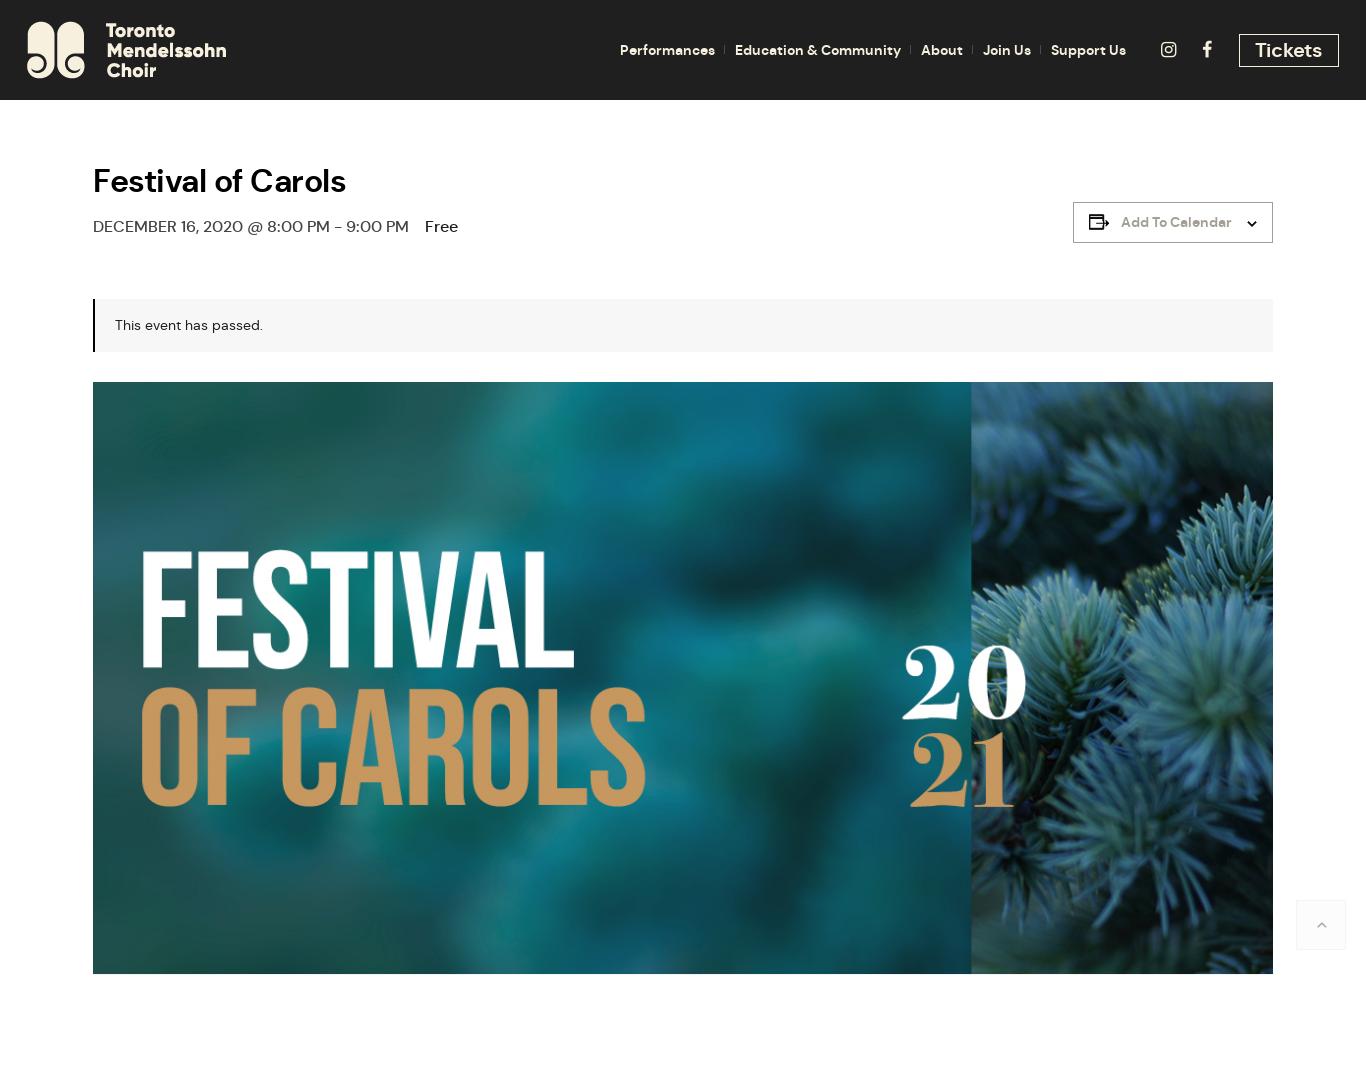 The width and height of the screenshot is (1366, 1074). What do you see at coordinates (995, 302) in the screenshot?
I see `'Work With Us'` at bounding box center [995, 302].